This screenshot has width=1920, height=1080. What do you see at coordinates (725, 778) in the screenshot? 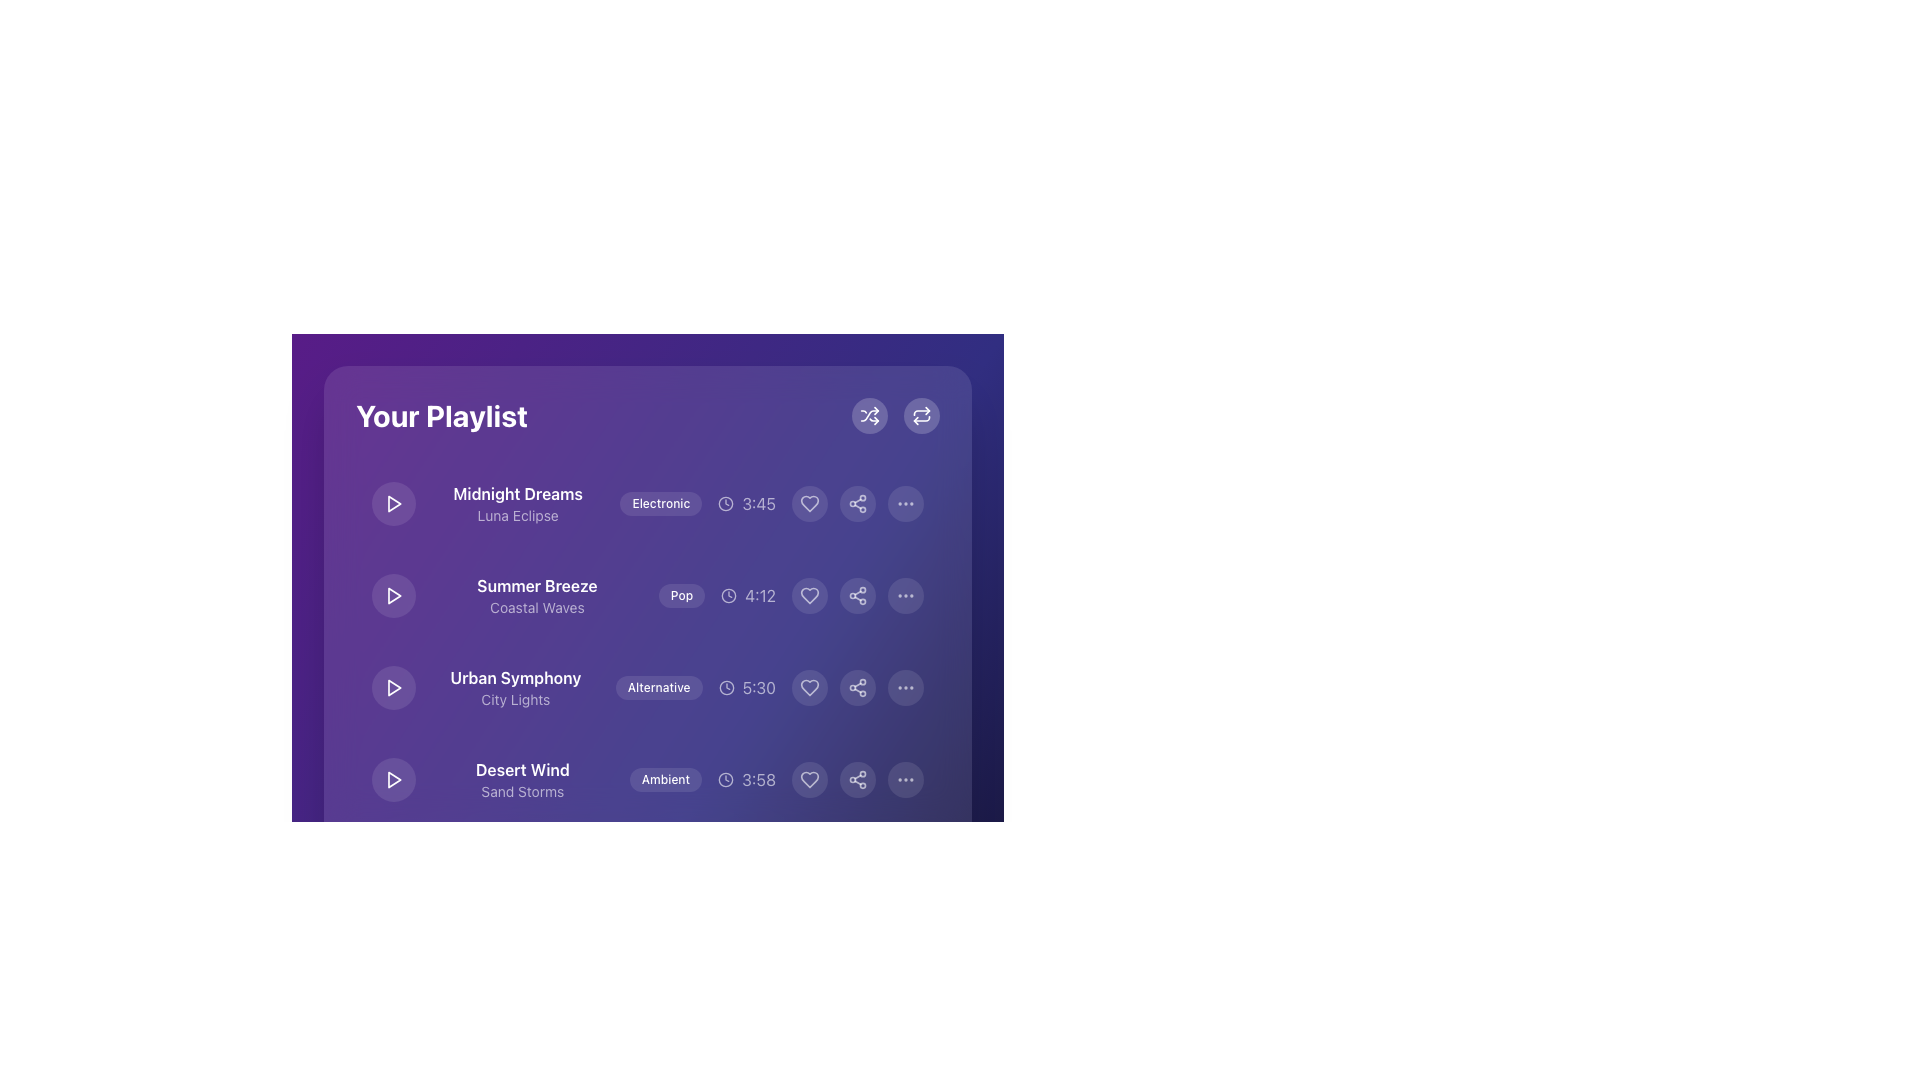
I see `the clock icon that indicates the duration ('3:58') for the 'Desert Wind' playlist item, located on the right side of its list entry` at bounding box center [725, 778].